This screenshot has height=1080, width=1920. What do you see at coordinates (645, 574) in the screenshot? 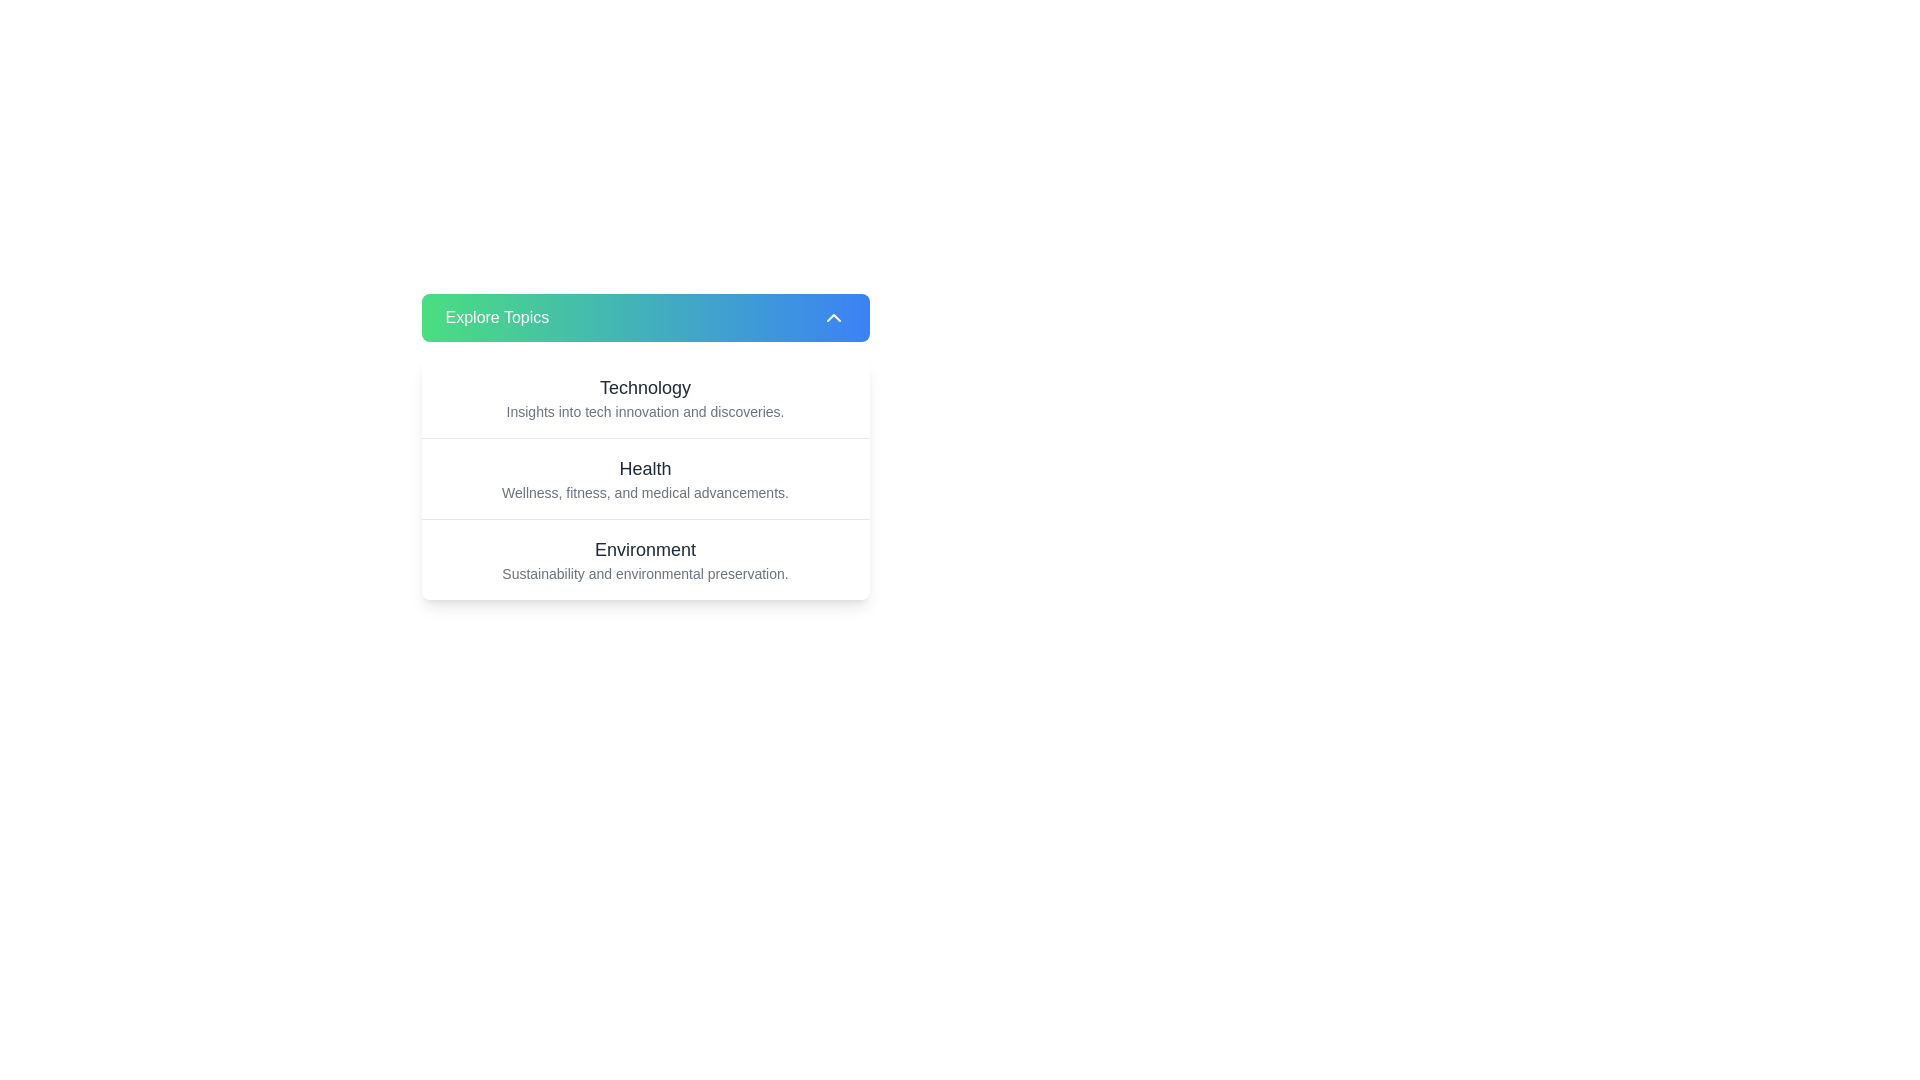
I see `the descriptive text element located in the bottom section of the 'Environment' category, positioned directly below its header title in the 'Explore Topics' section` at bounding box center [645, 574].